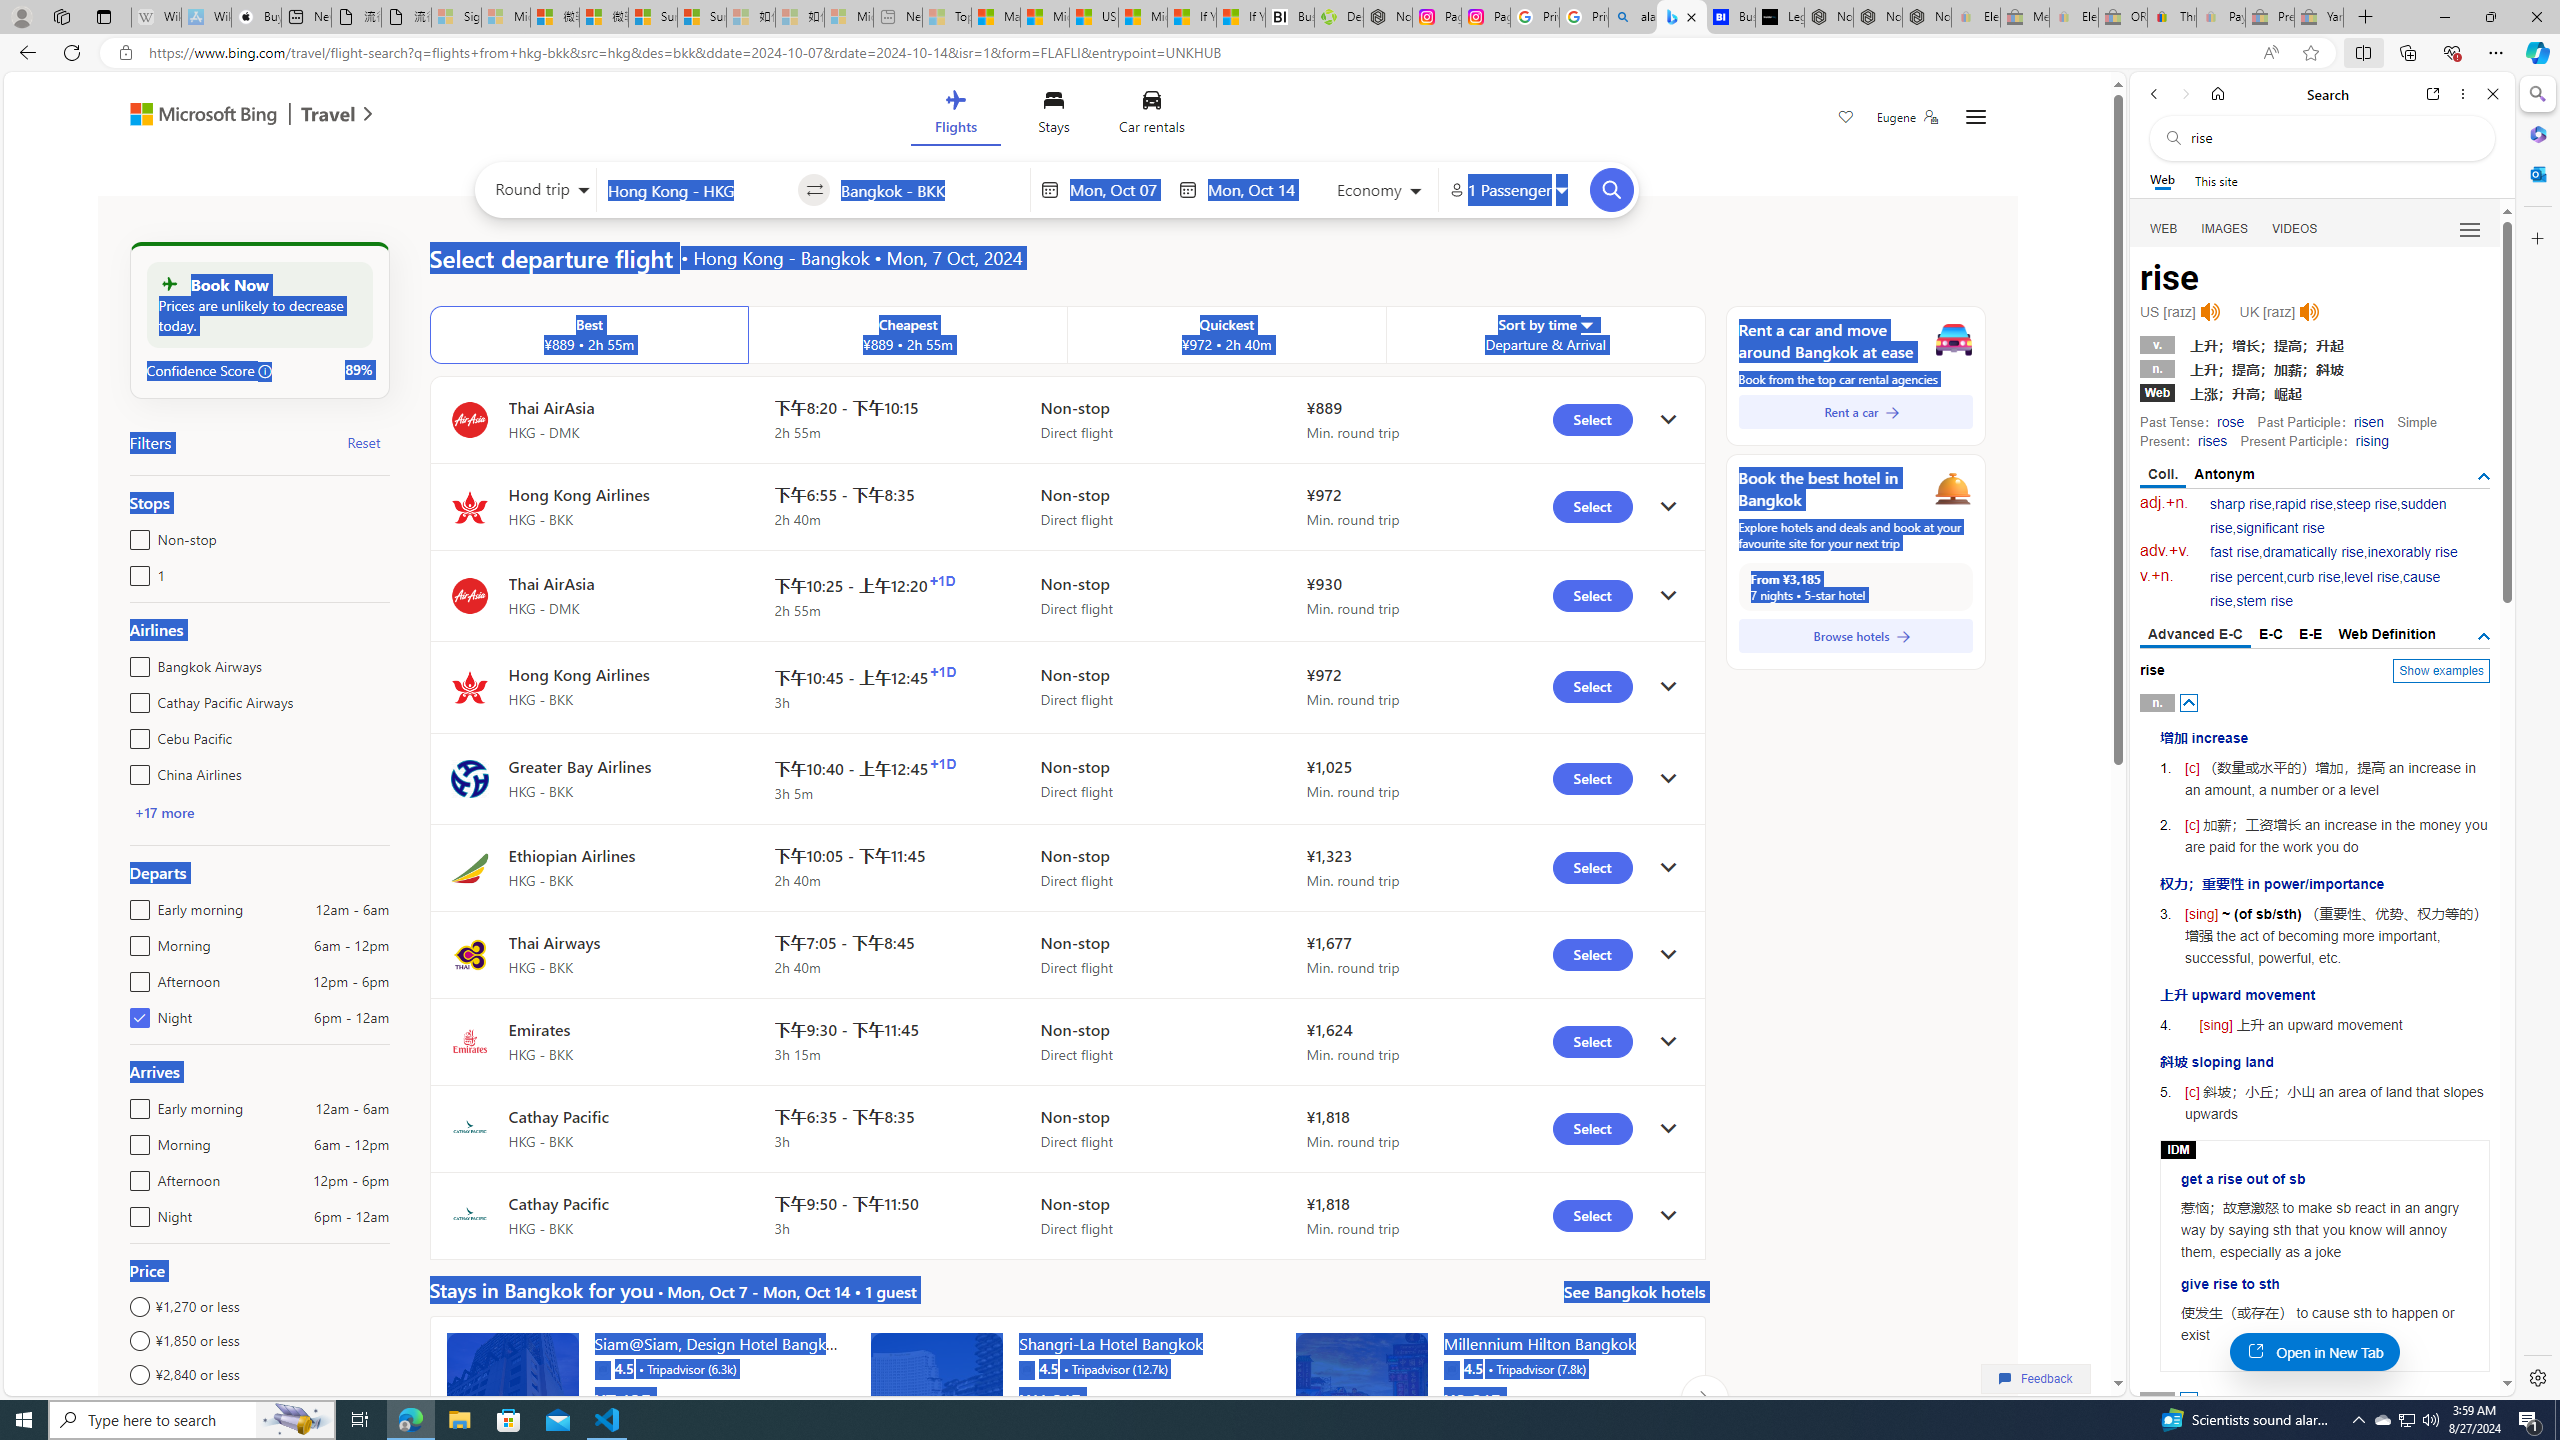  I want to click on 'Threats and offensive language policy | eBay', so click(2172, 16).